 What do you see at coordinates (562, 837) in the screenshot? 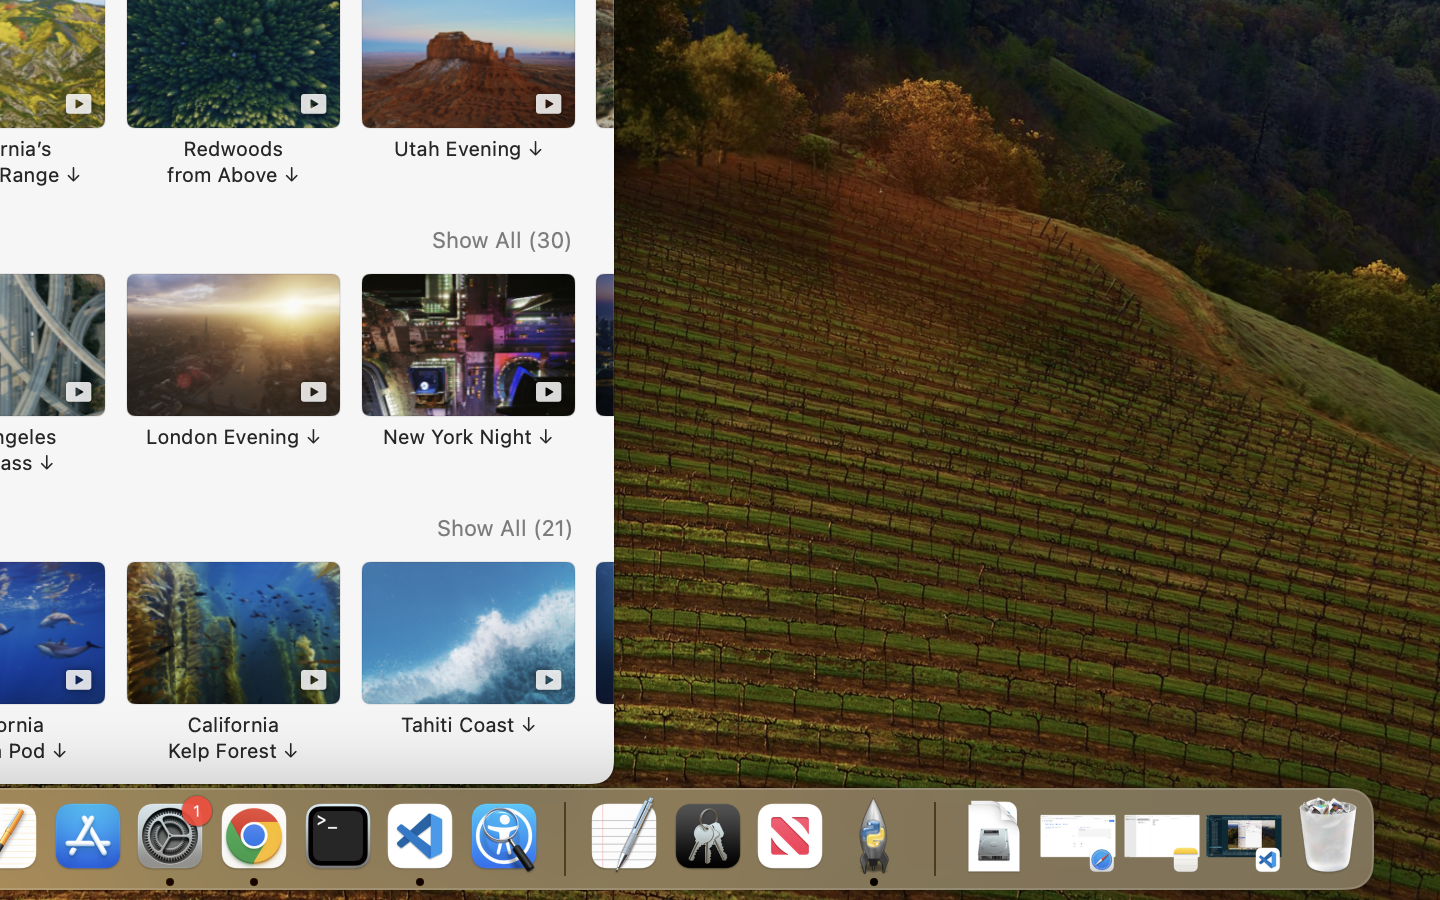
I see `'0.4285714328289032'` at bounding box center [562, 837].